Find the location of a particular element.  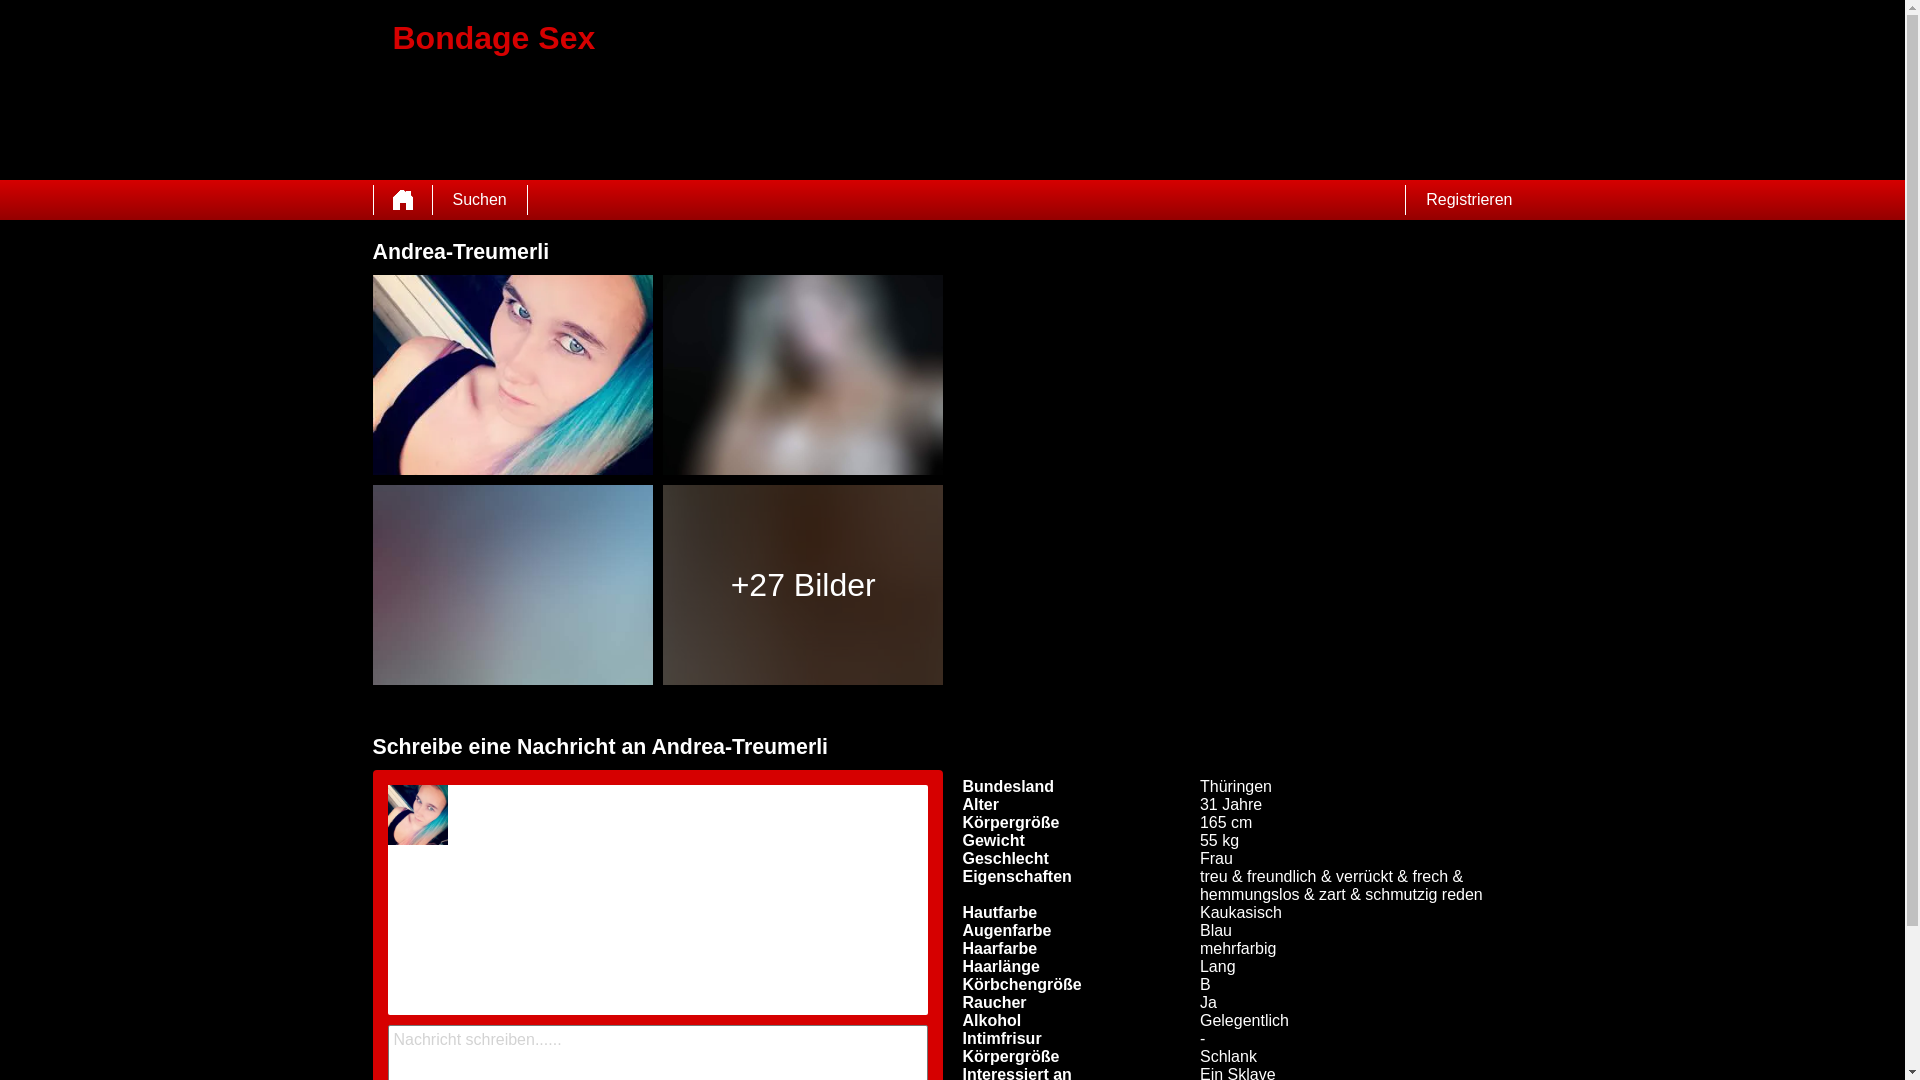

'Suchen' is located at coordinates (478, 200).